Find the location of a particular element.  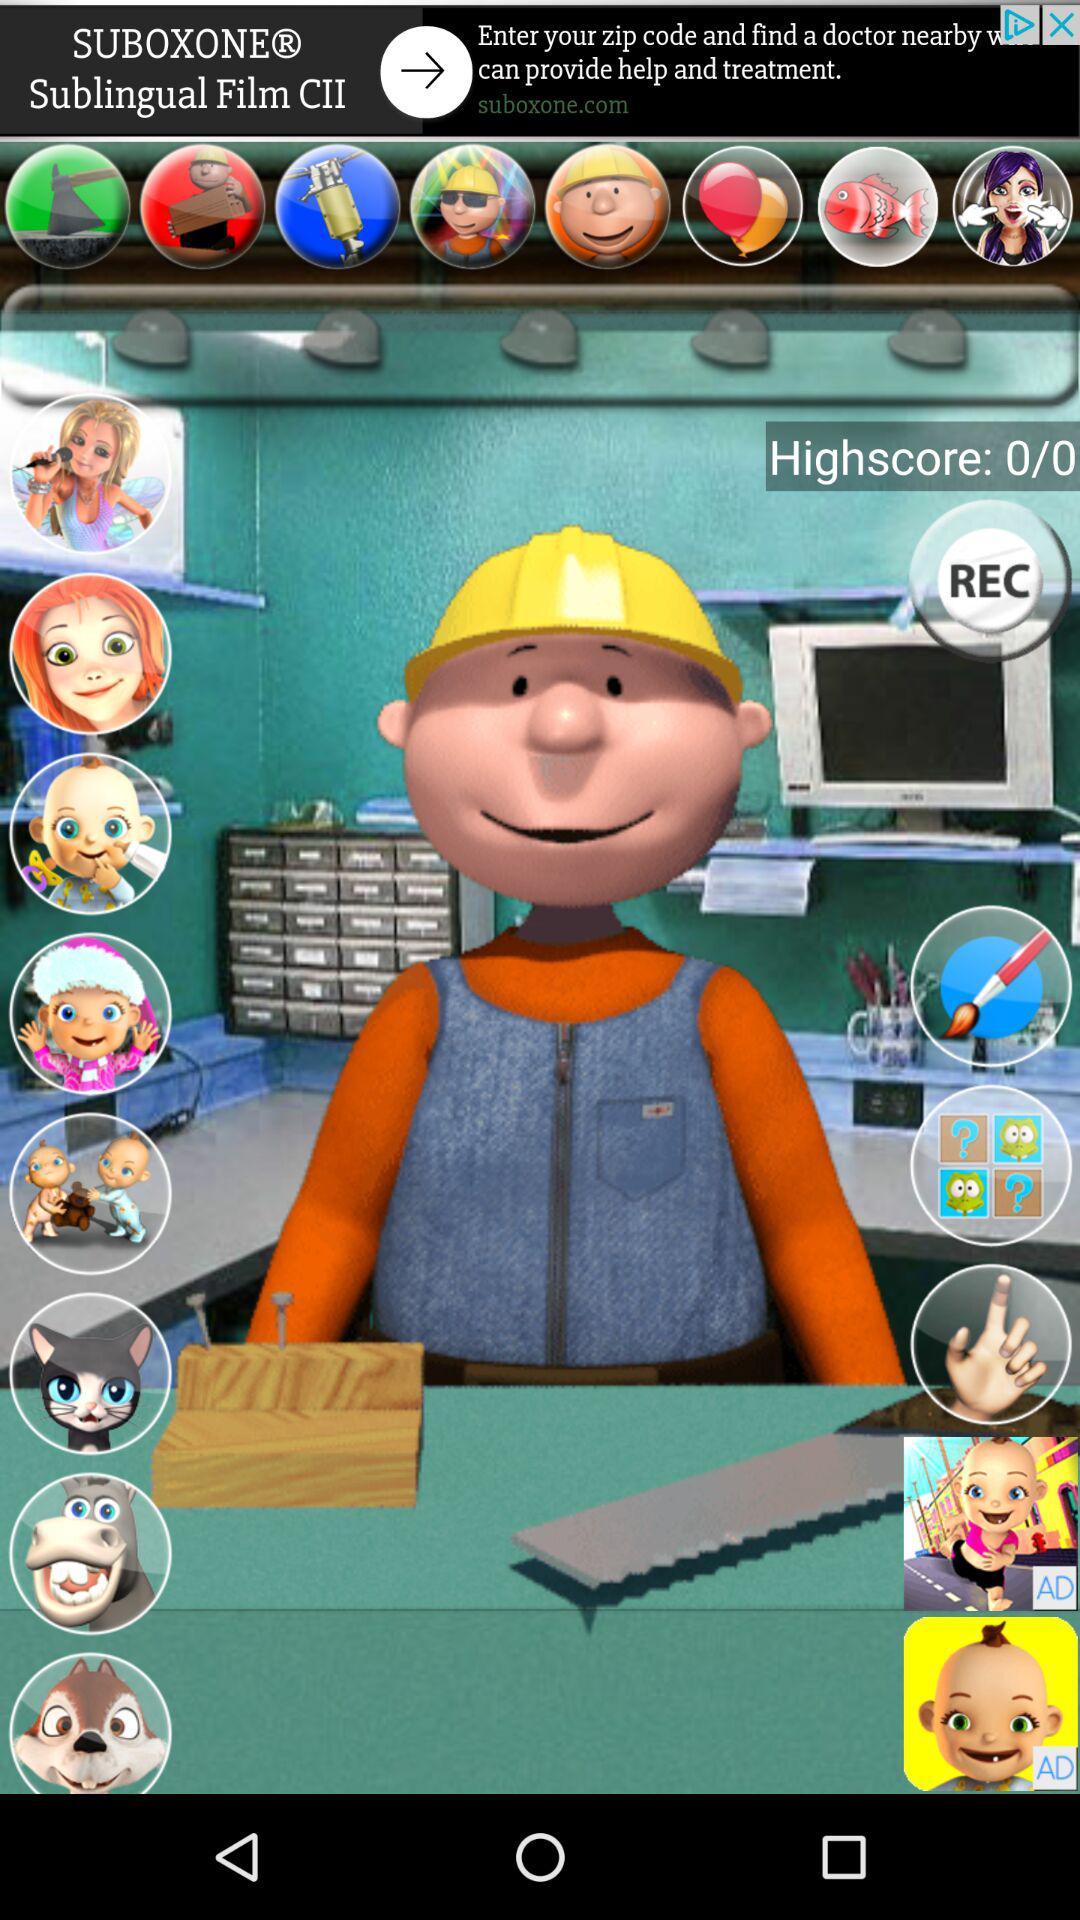

share the article is located at coordinates (540, 70).